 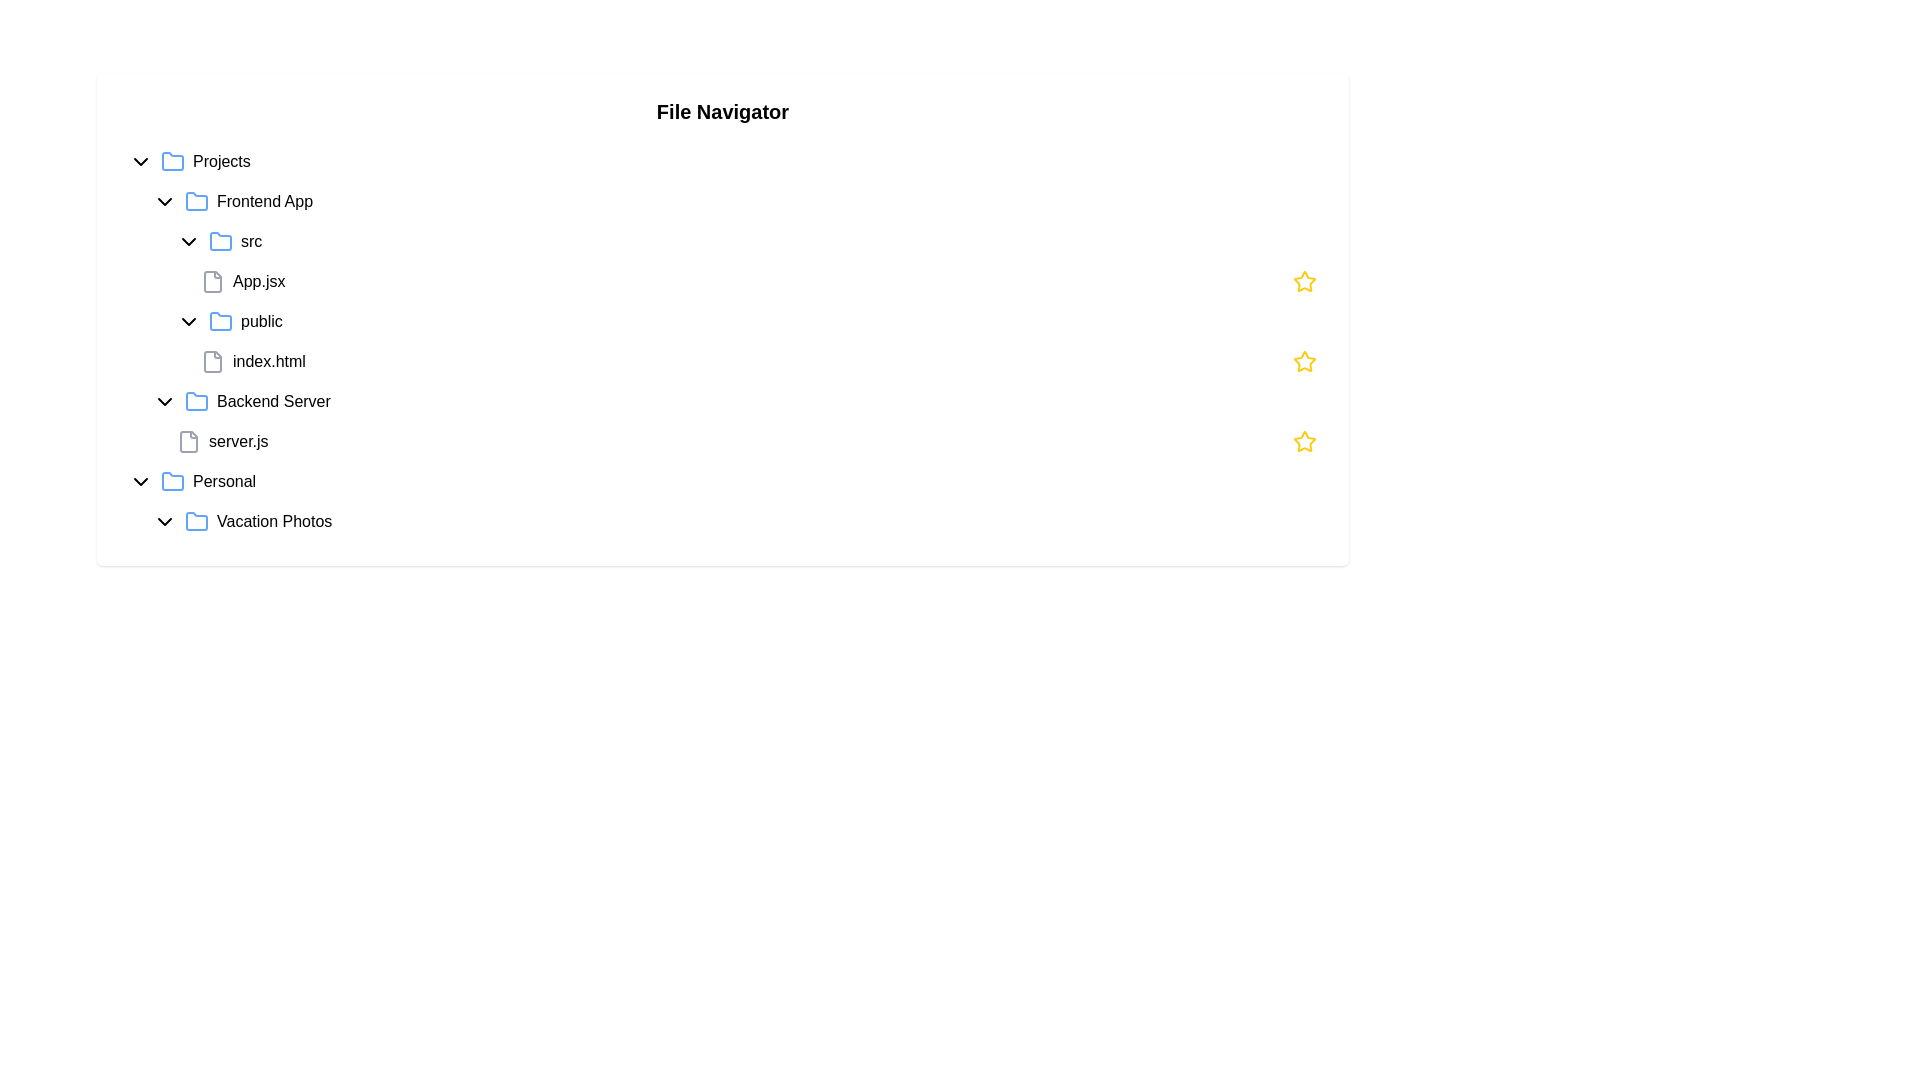 What do you see at coordinates (263, 201) in the screenshot?
I see `the text label indicating the folder's name 'Frontend App'` at bounding box center [263, 201].